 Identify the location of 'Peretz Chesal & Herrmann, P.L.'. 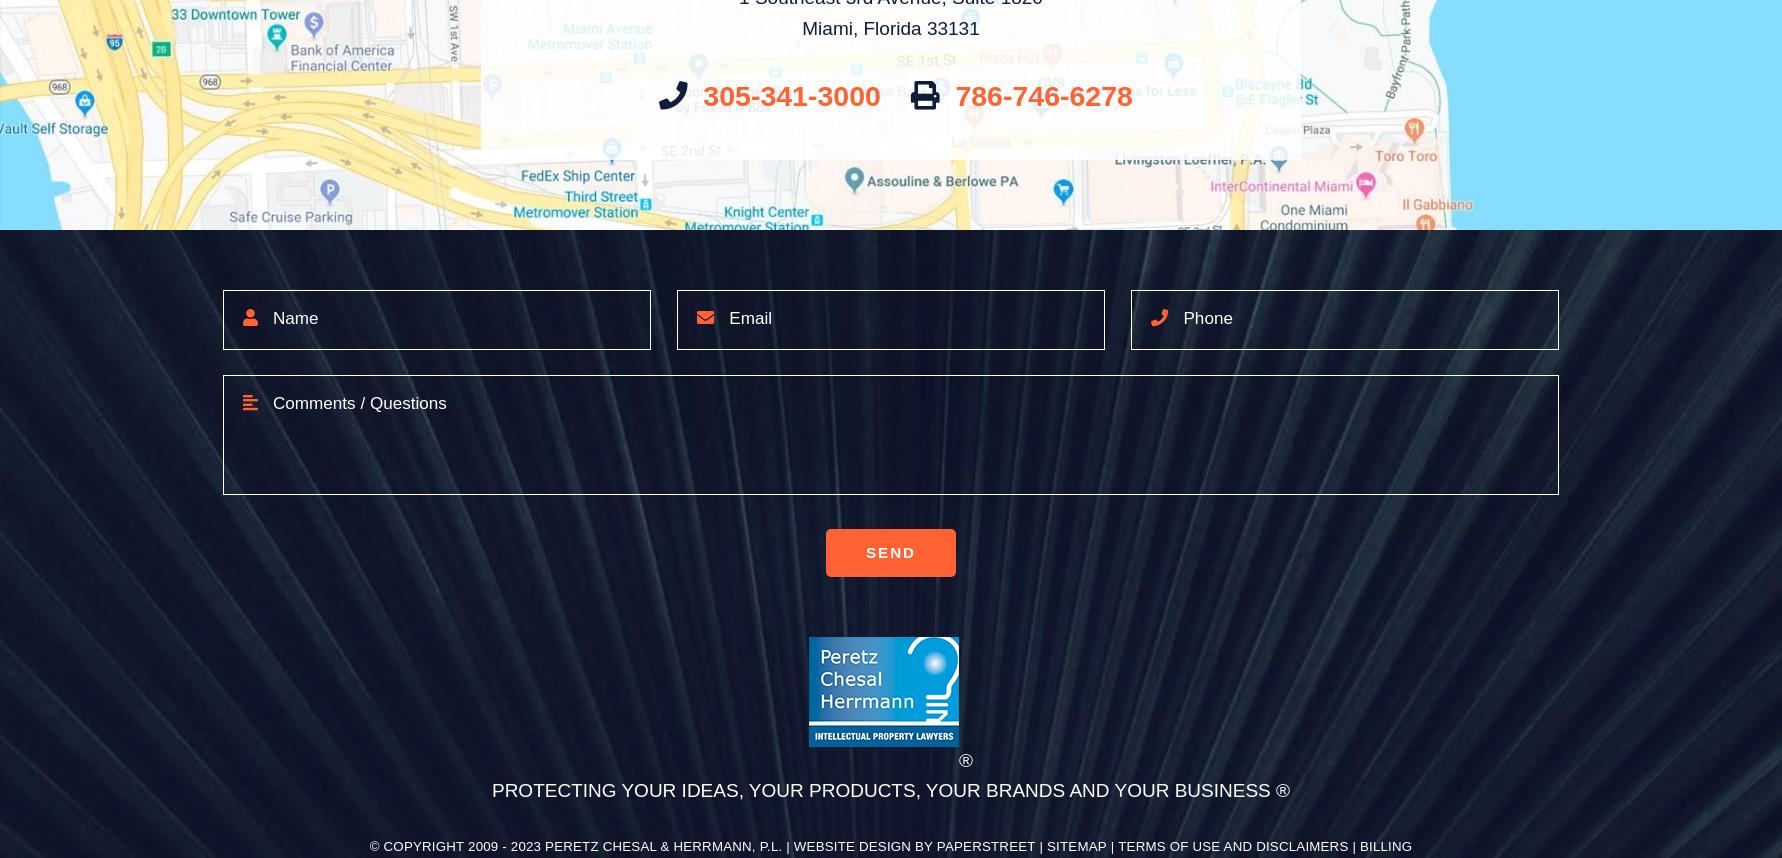
(544, 845).